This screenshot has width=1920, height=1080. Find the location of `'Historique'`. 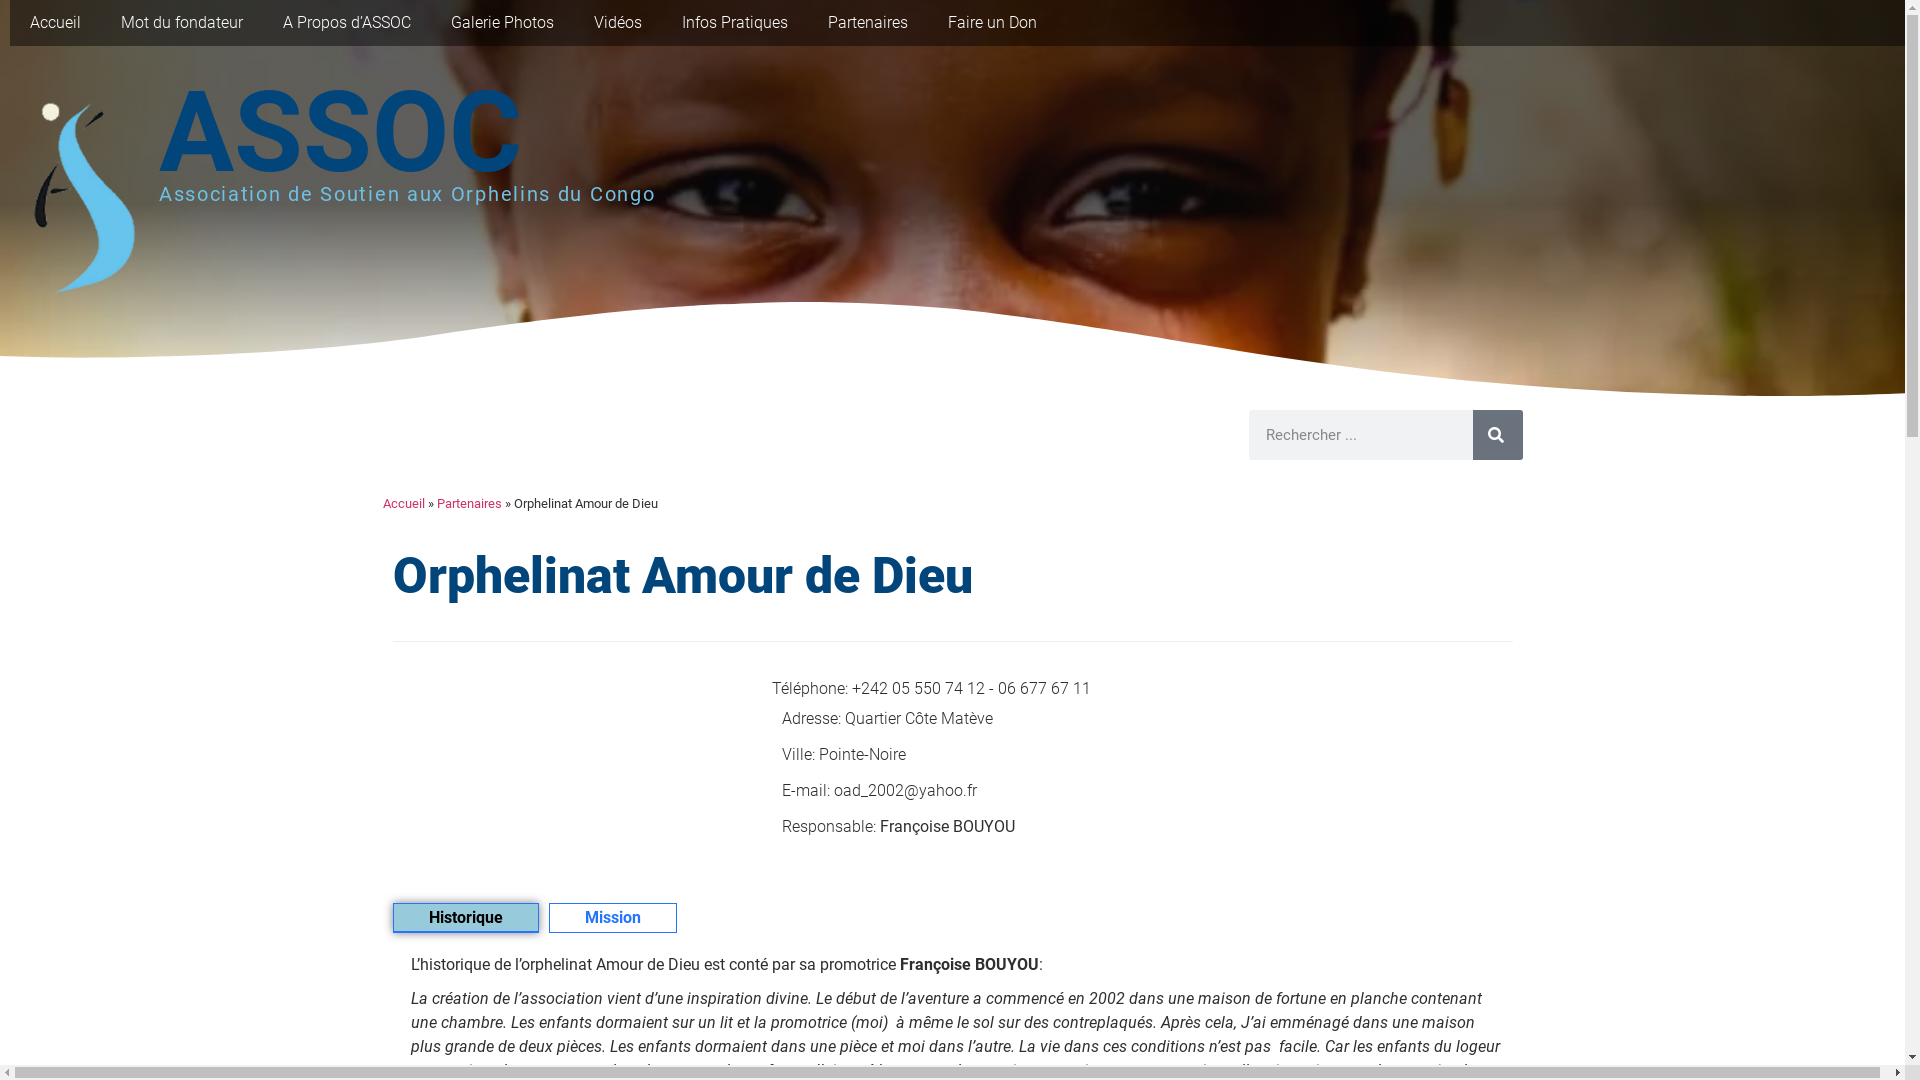

'Historique' is located at coordinates (464, 918).